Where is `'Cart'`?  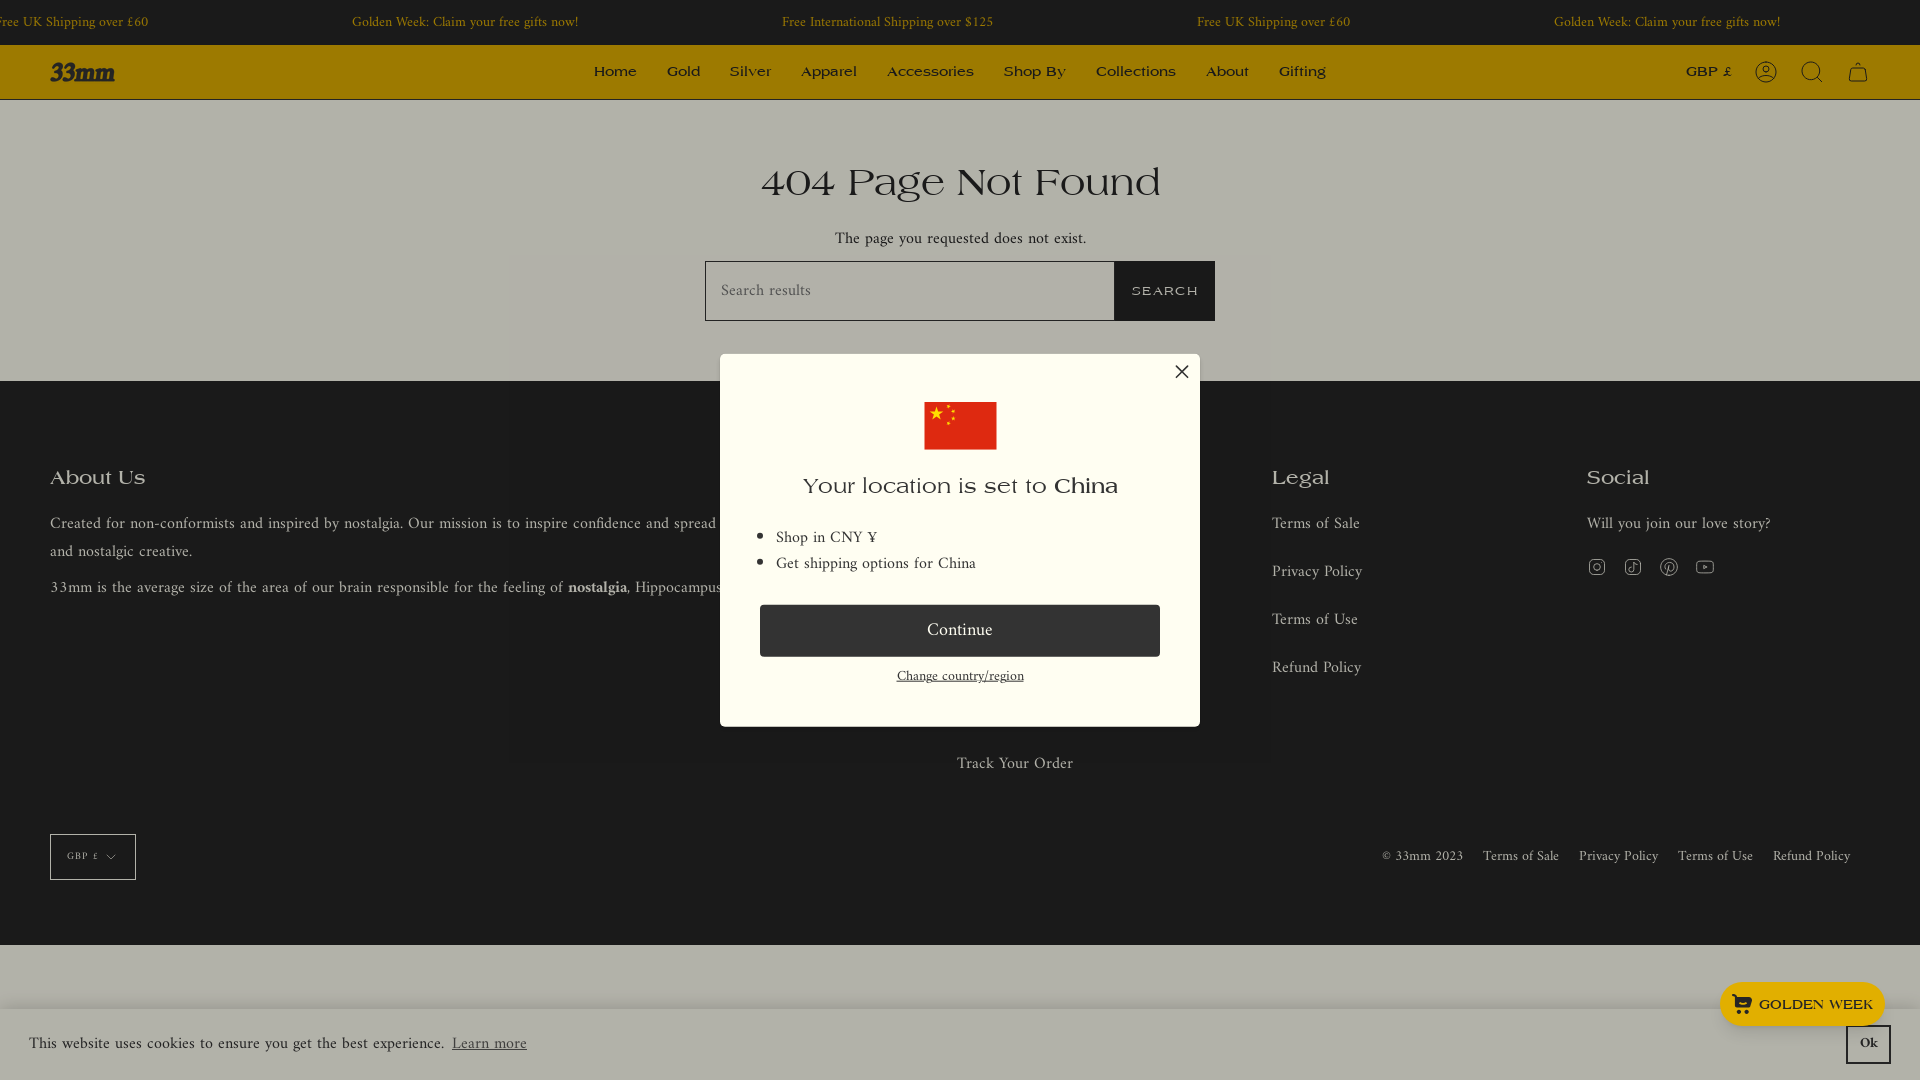
'Cart' is located at coordinates (1856, 71).